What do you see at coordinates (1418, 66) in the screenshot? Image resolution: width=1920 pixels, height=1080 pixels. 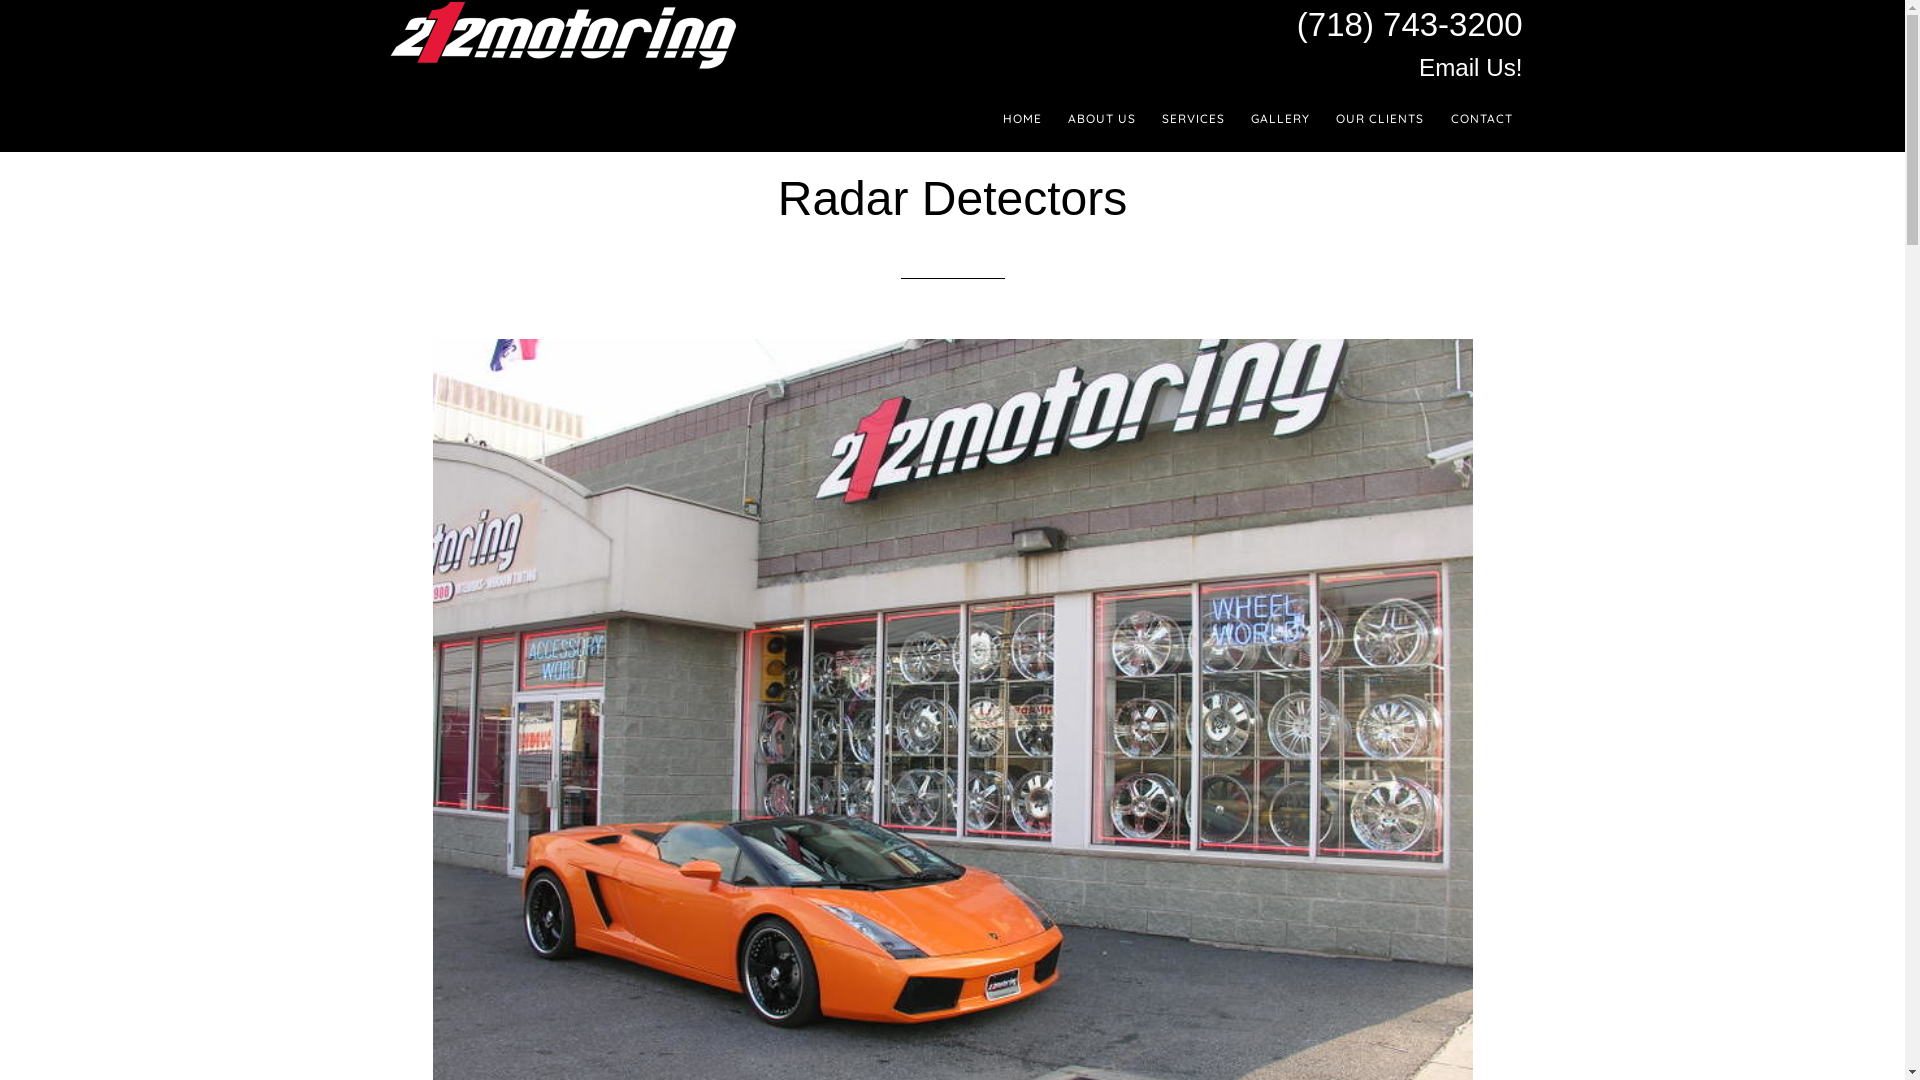 I see `'Email Us!'` at bounding box center [1418, 66].